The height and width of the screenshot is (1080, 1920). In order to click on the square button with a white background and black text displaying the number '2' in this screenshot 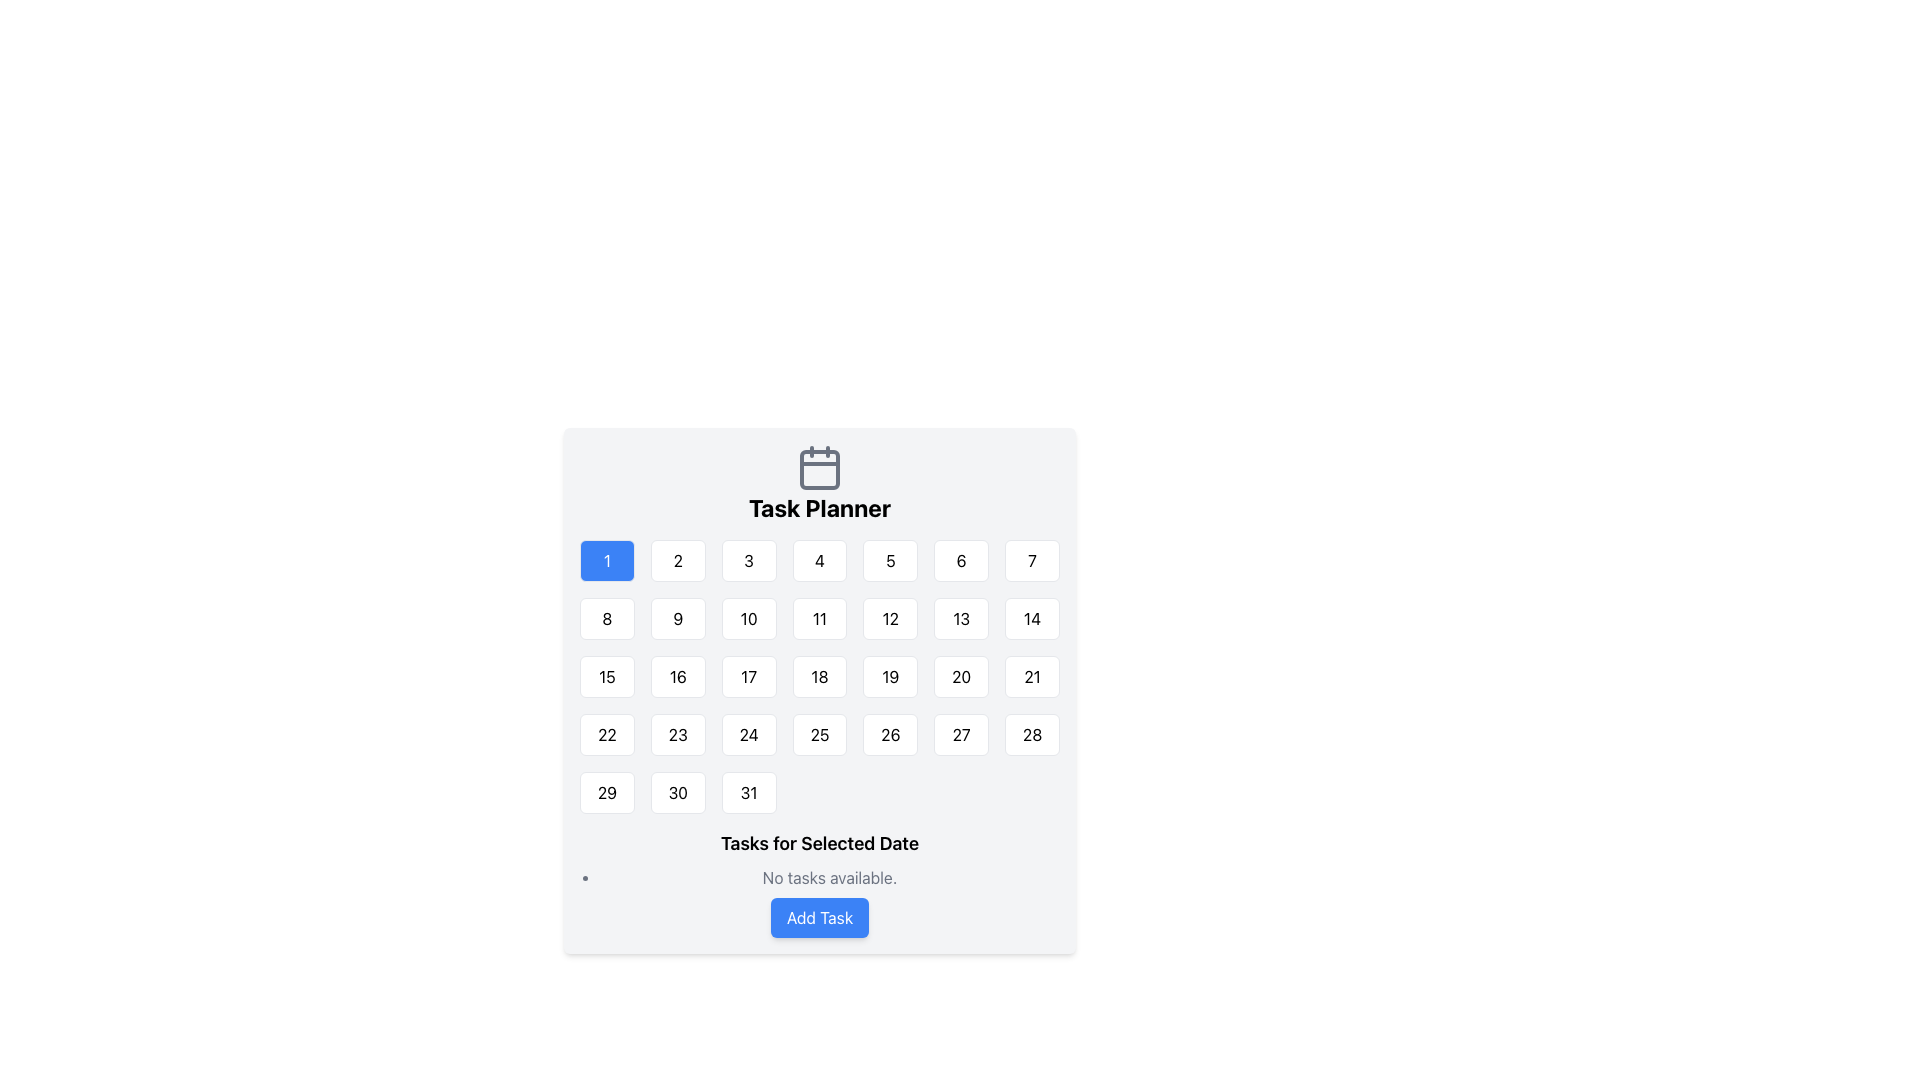, I will do `click(678, 560)`.